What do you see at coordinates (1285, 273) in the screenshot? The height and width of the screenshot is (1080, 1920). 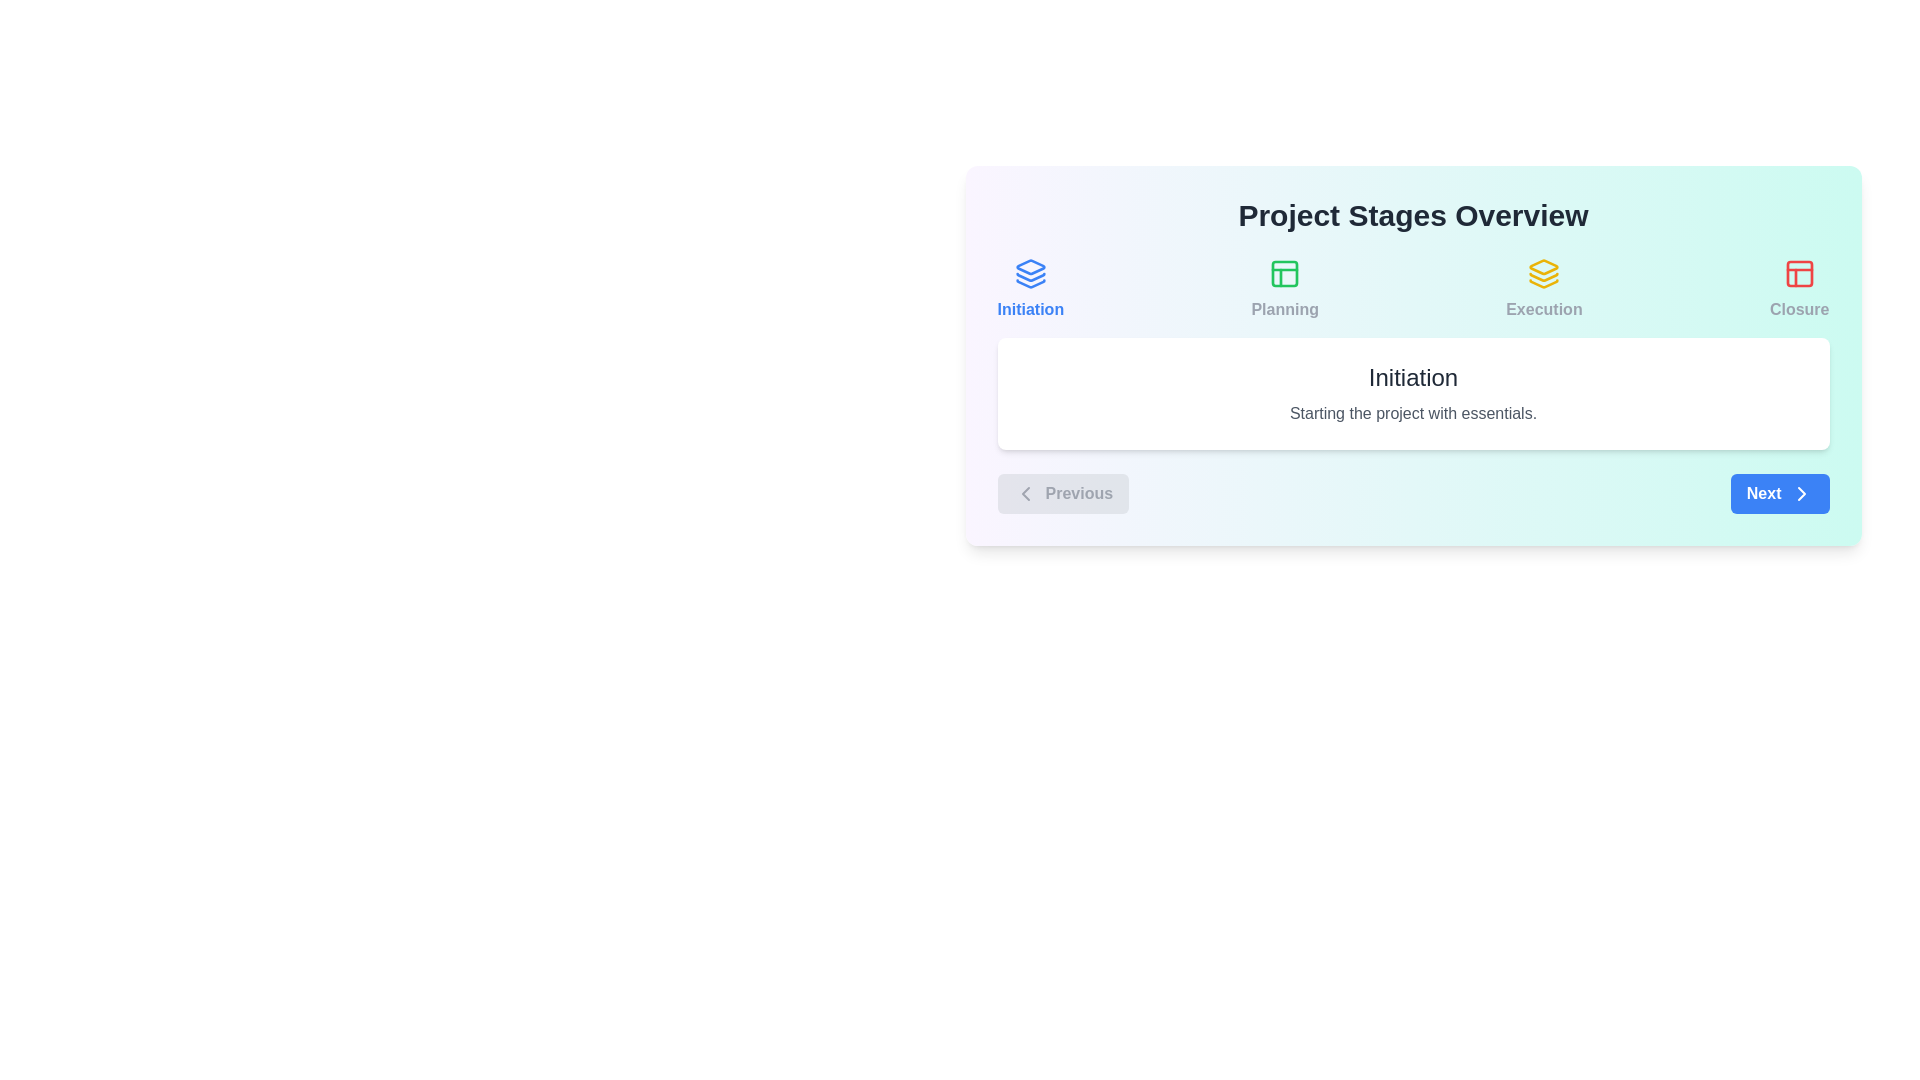 I see `the graphical SVG element located in the top-left corner of the grid structure, which serves as a visual indicator within the application` at bounding box center [1285, 273].